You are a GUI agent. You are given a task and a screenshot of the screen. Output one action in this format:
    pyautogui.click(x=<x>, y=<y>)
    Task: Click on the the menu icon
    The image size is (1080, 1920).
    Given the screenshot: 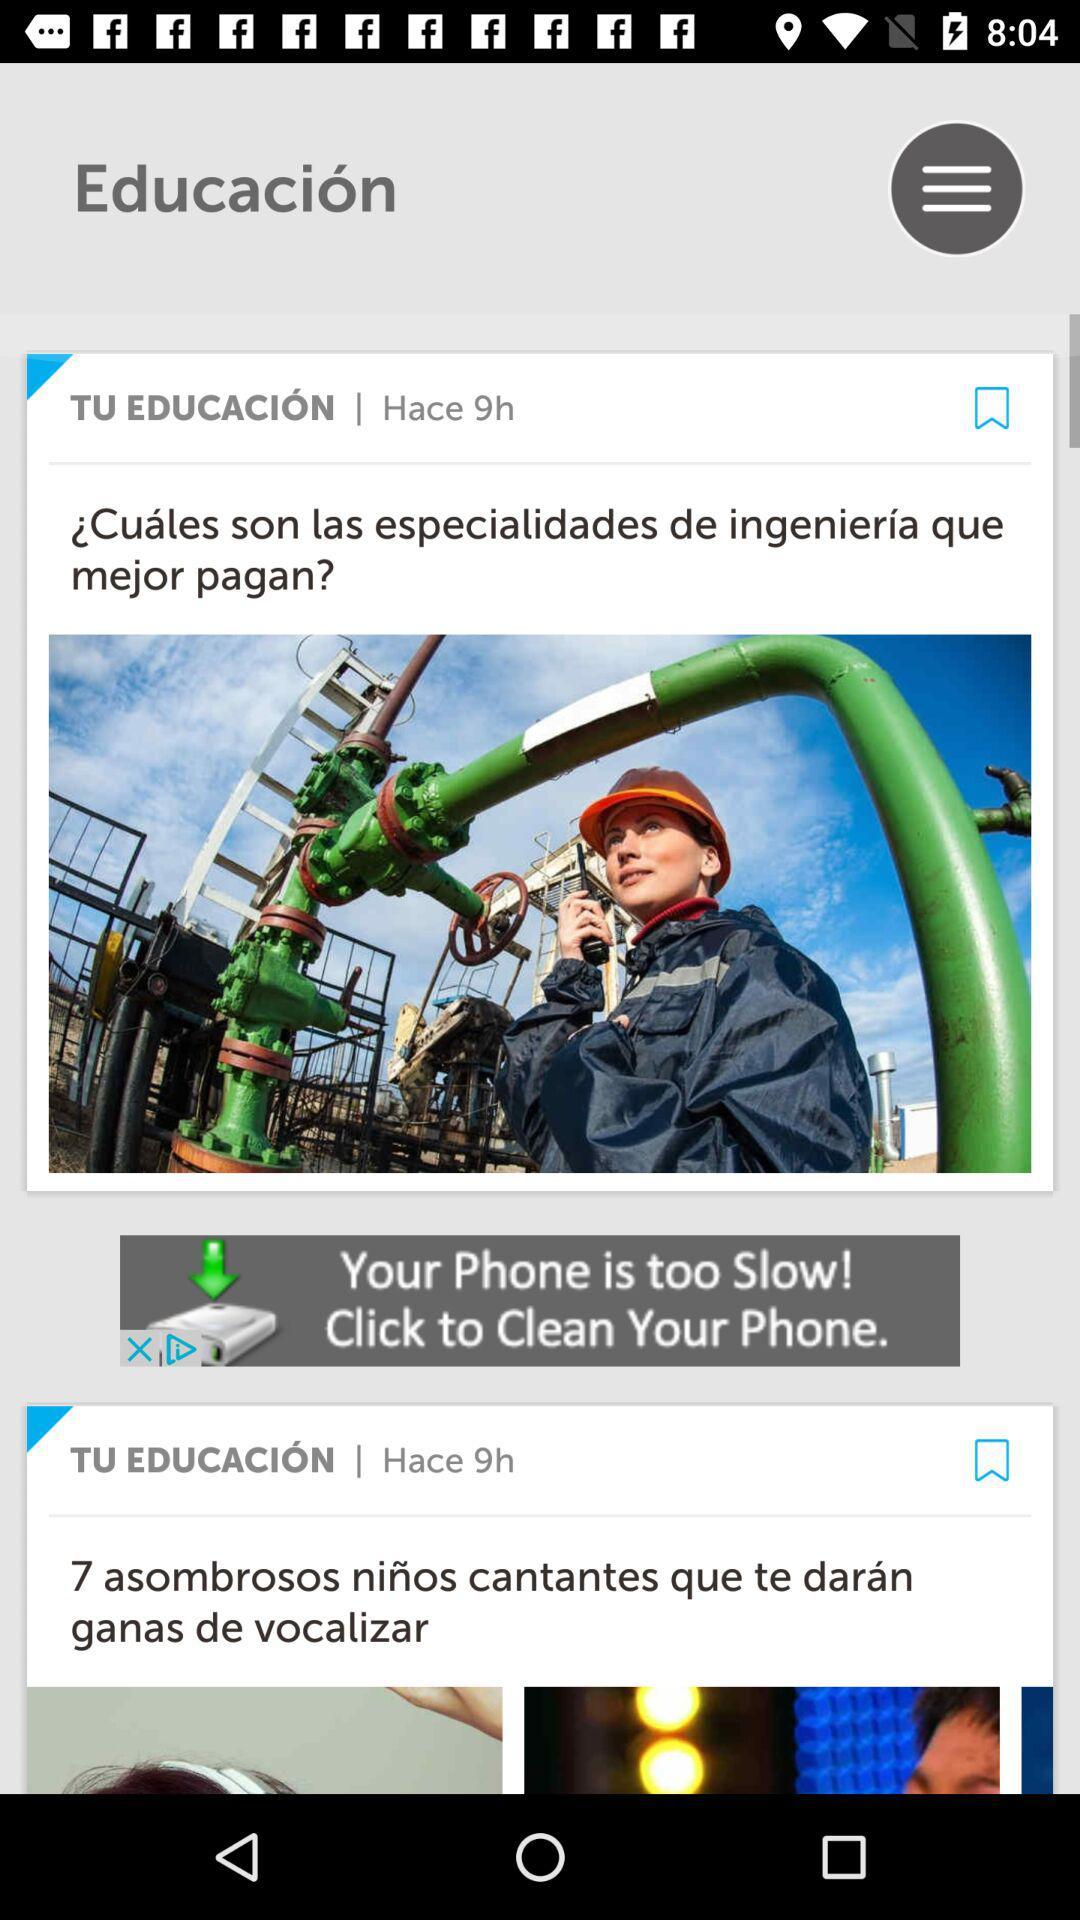 What is the action you would take?
    pyautogui.click(x=955, y=188)
    